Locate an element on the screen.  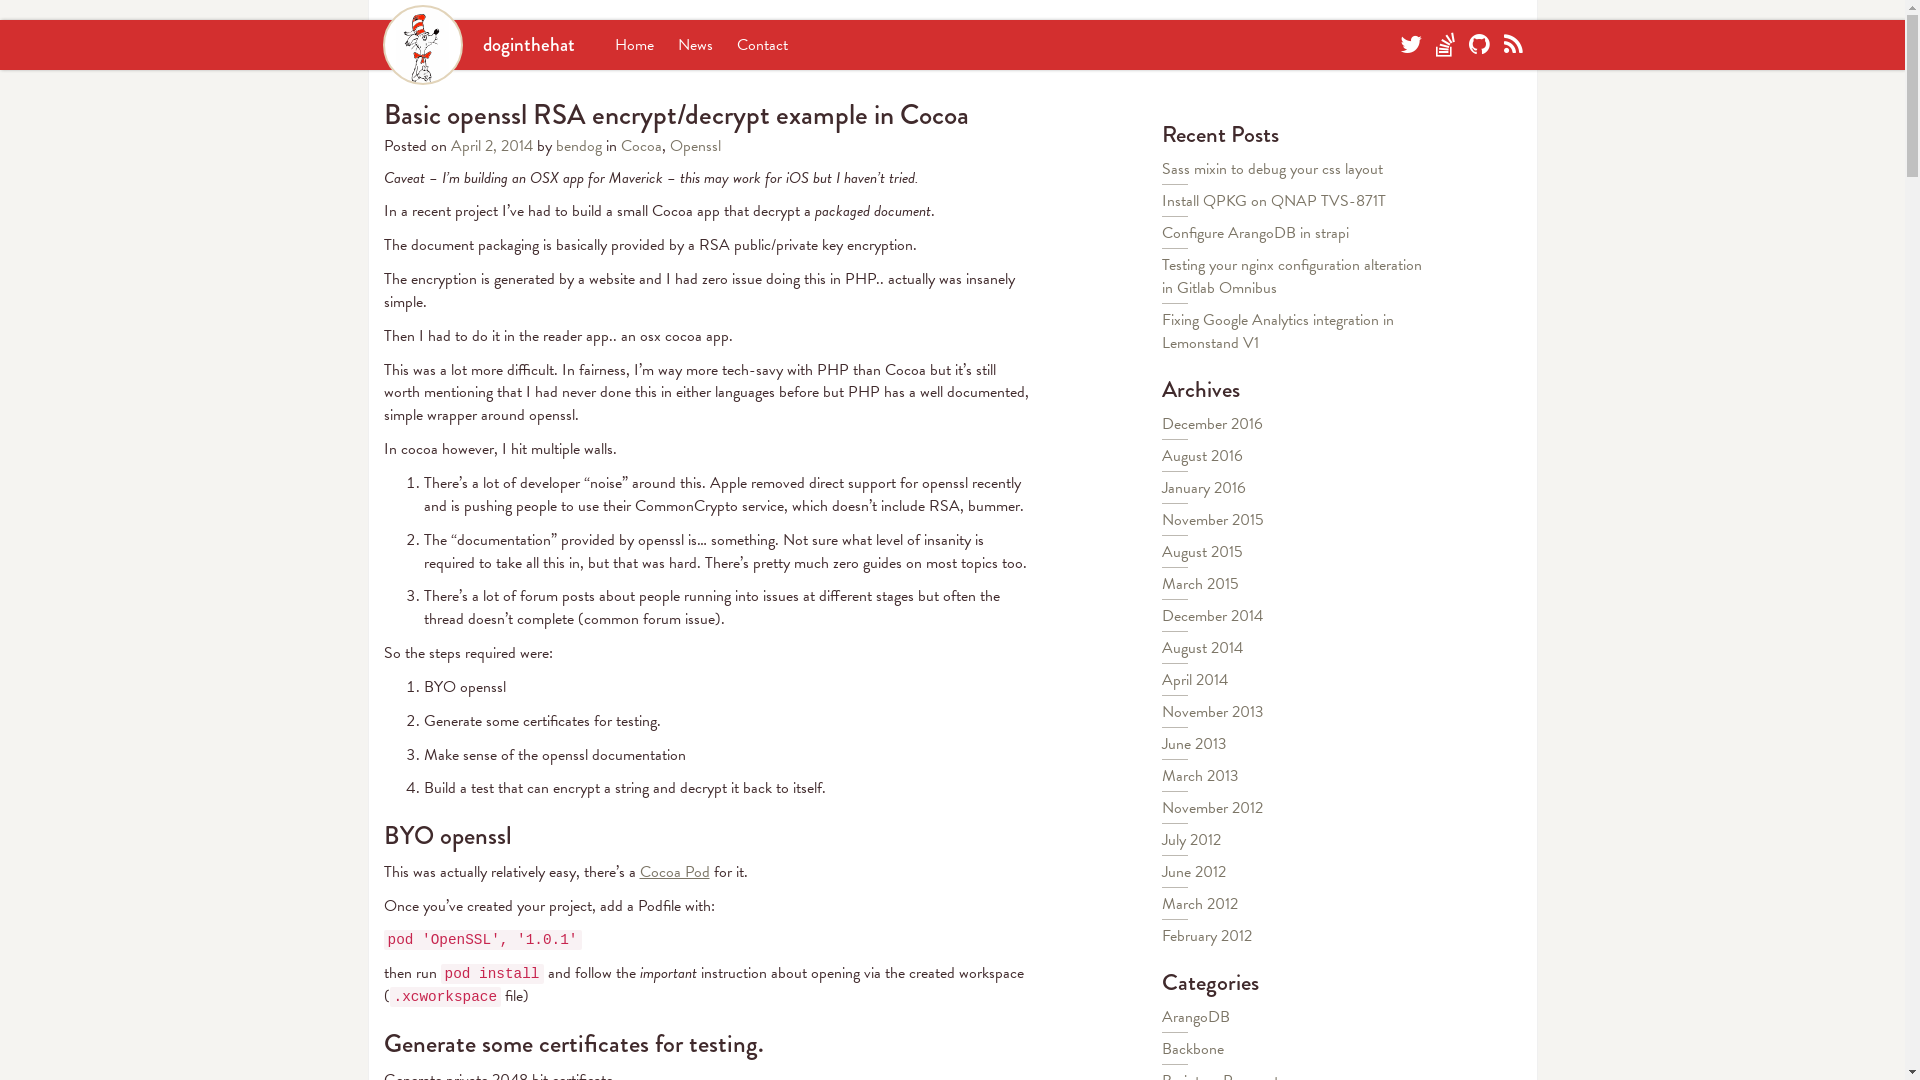
'Fixing Google Analytics integration in Lemonstand V1' is located at coordinates (1161, 330).